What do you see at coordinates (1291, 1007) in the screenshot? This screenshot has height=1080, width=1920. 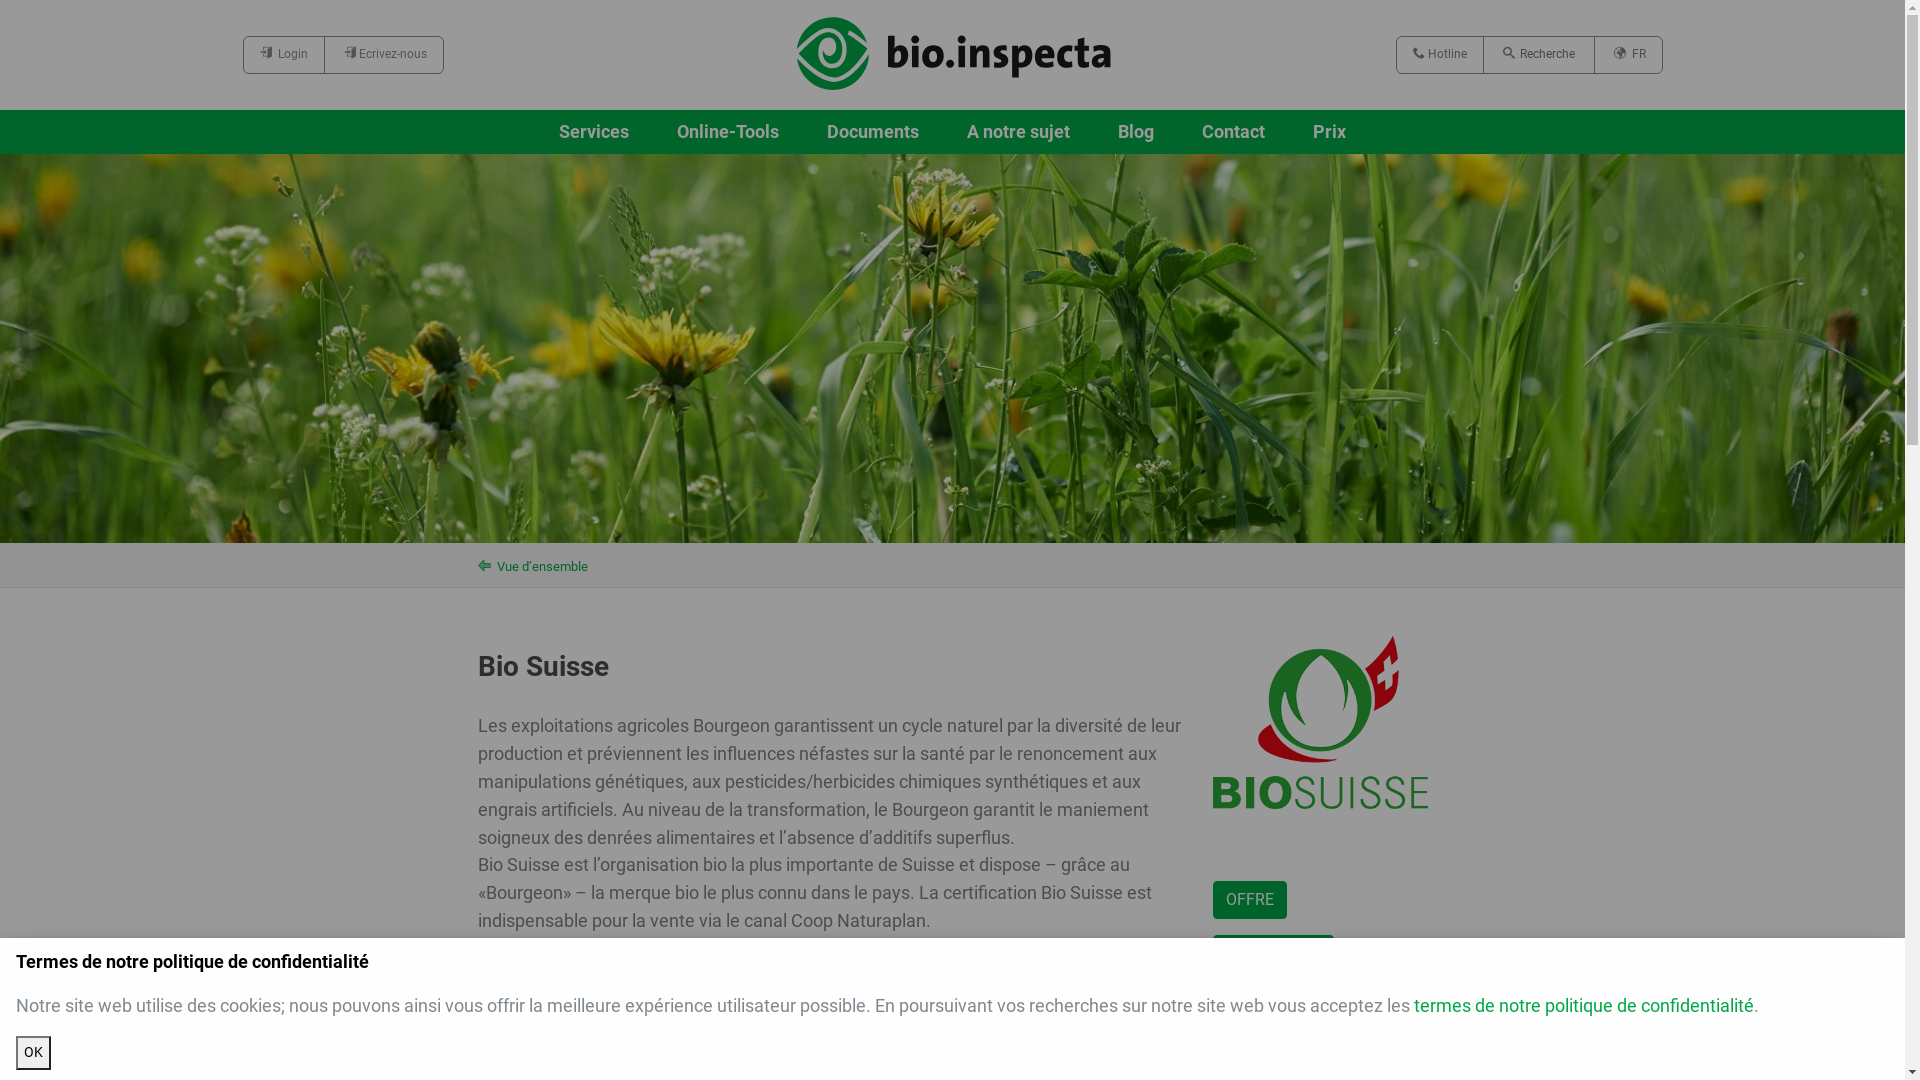 I see `'FICHE TECHNIQUE'` at bounding box center [1291, 1007].